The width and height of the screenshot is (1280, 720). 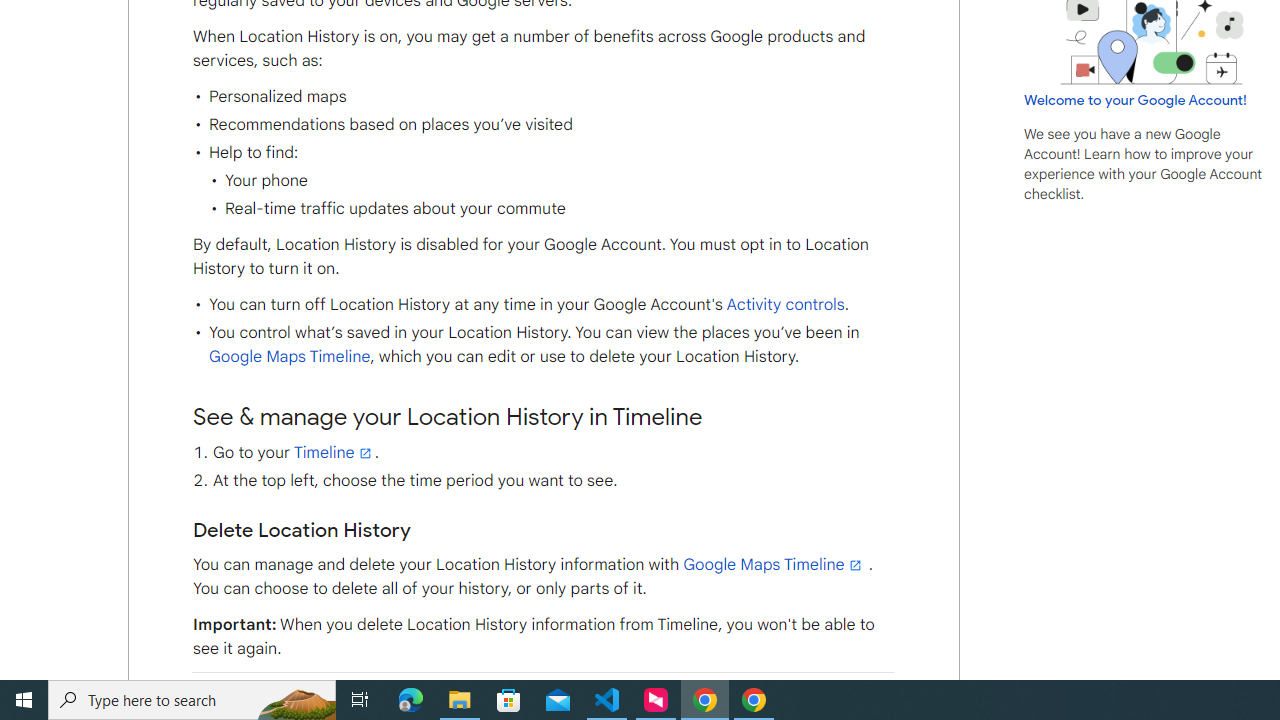 I want to click on 'Welcome to your Google Account!', so click(x=1135, y=99).